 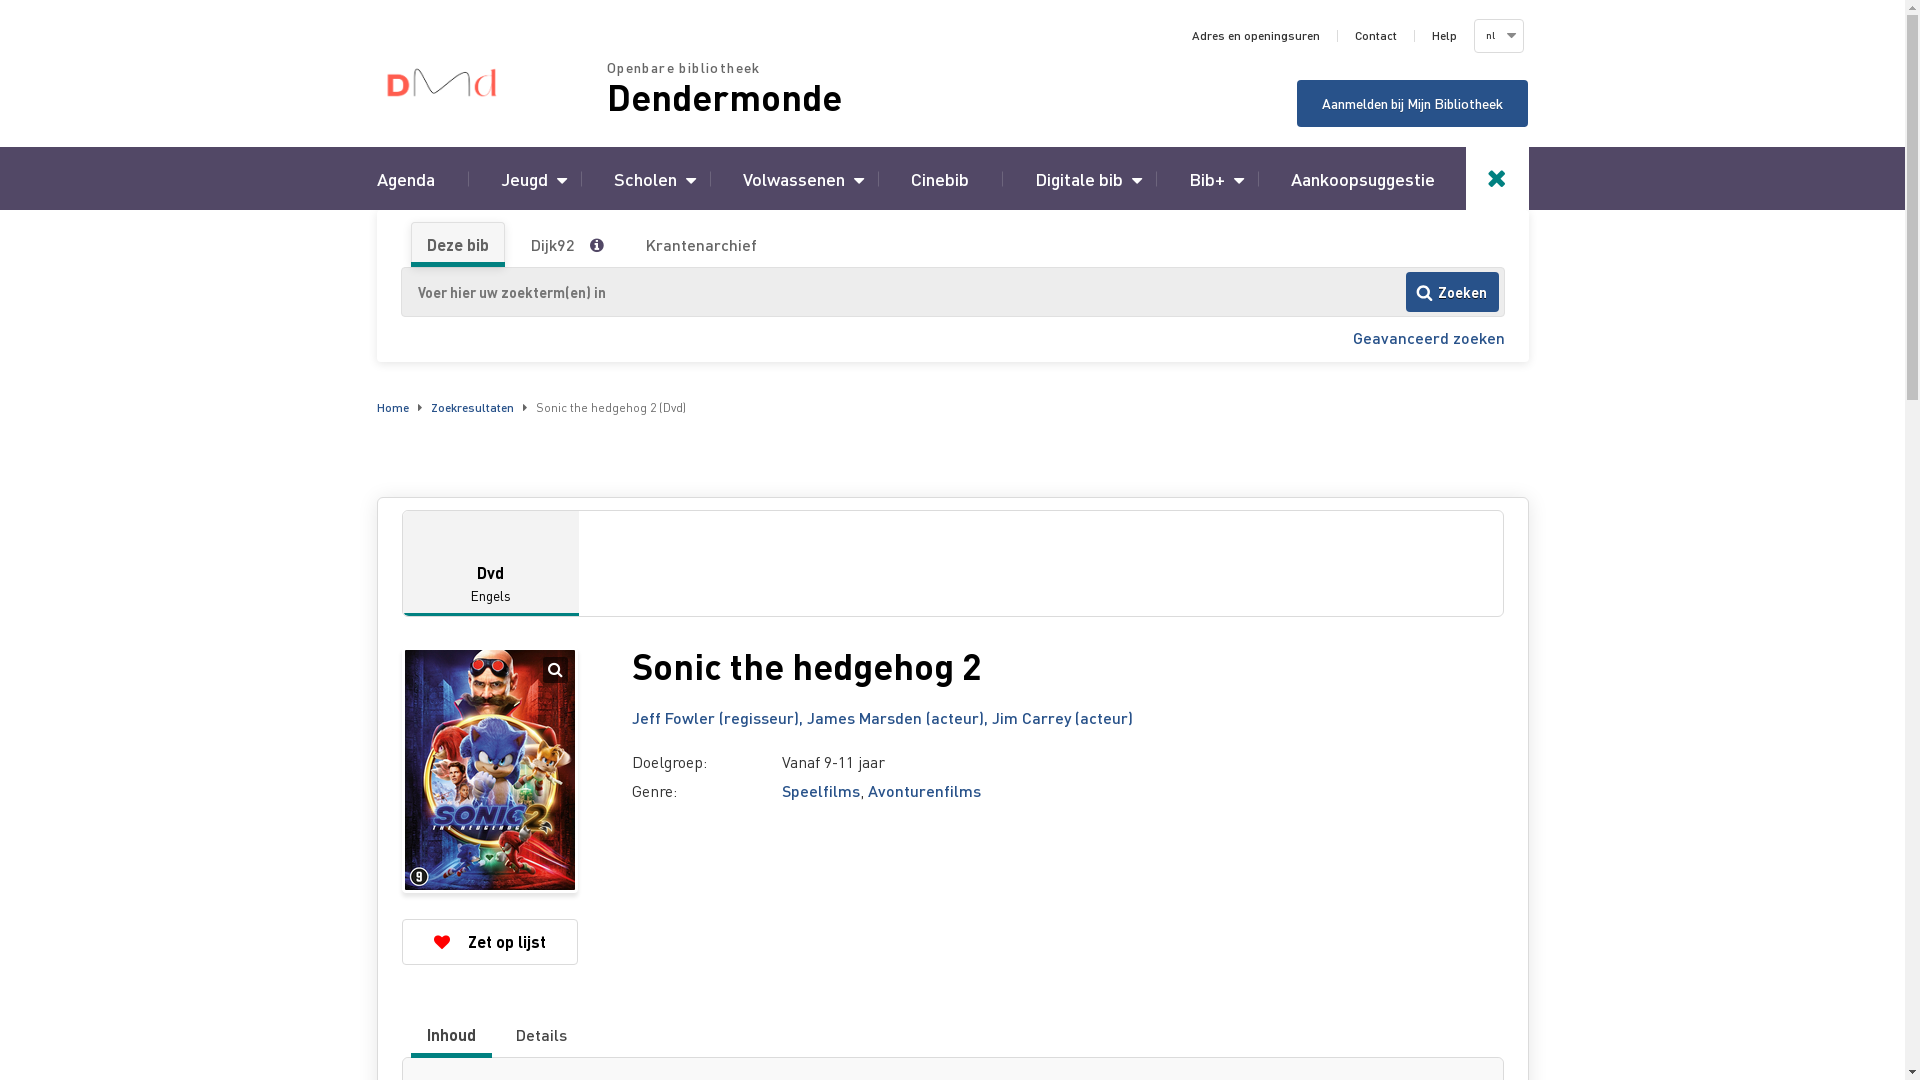 I want to click on 'Zoeken', so click(x=1452, y=292).